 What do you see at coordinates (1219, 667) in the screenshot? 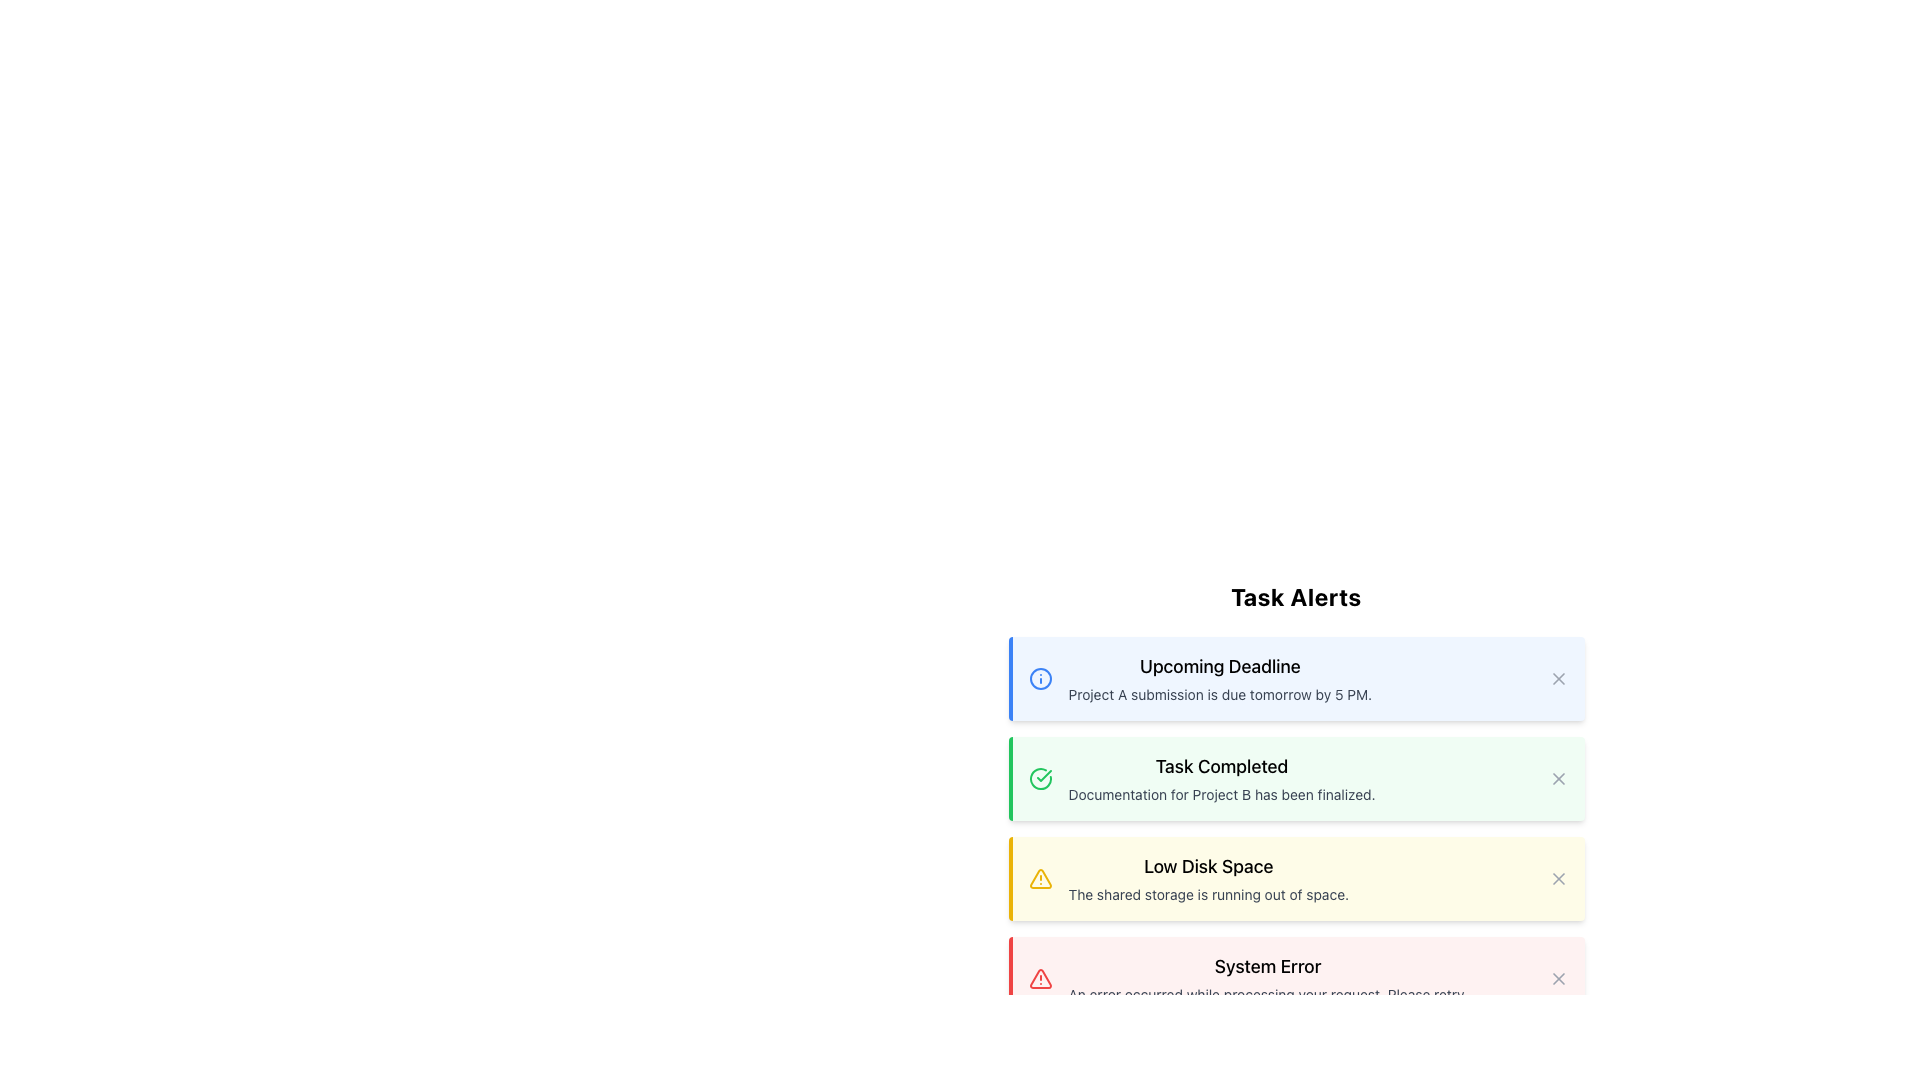
I see `the prominent text line 'Upcoming Deadline' styled in bold within the blue notification box under the 'Task Alerts' section` at bounding box center [1219, 667].